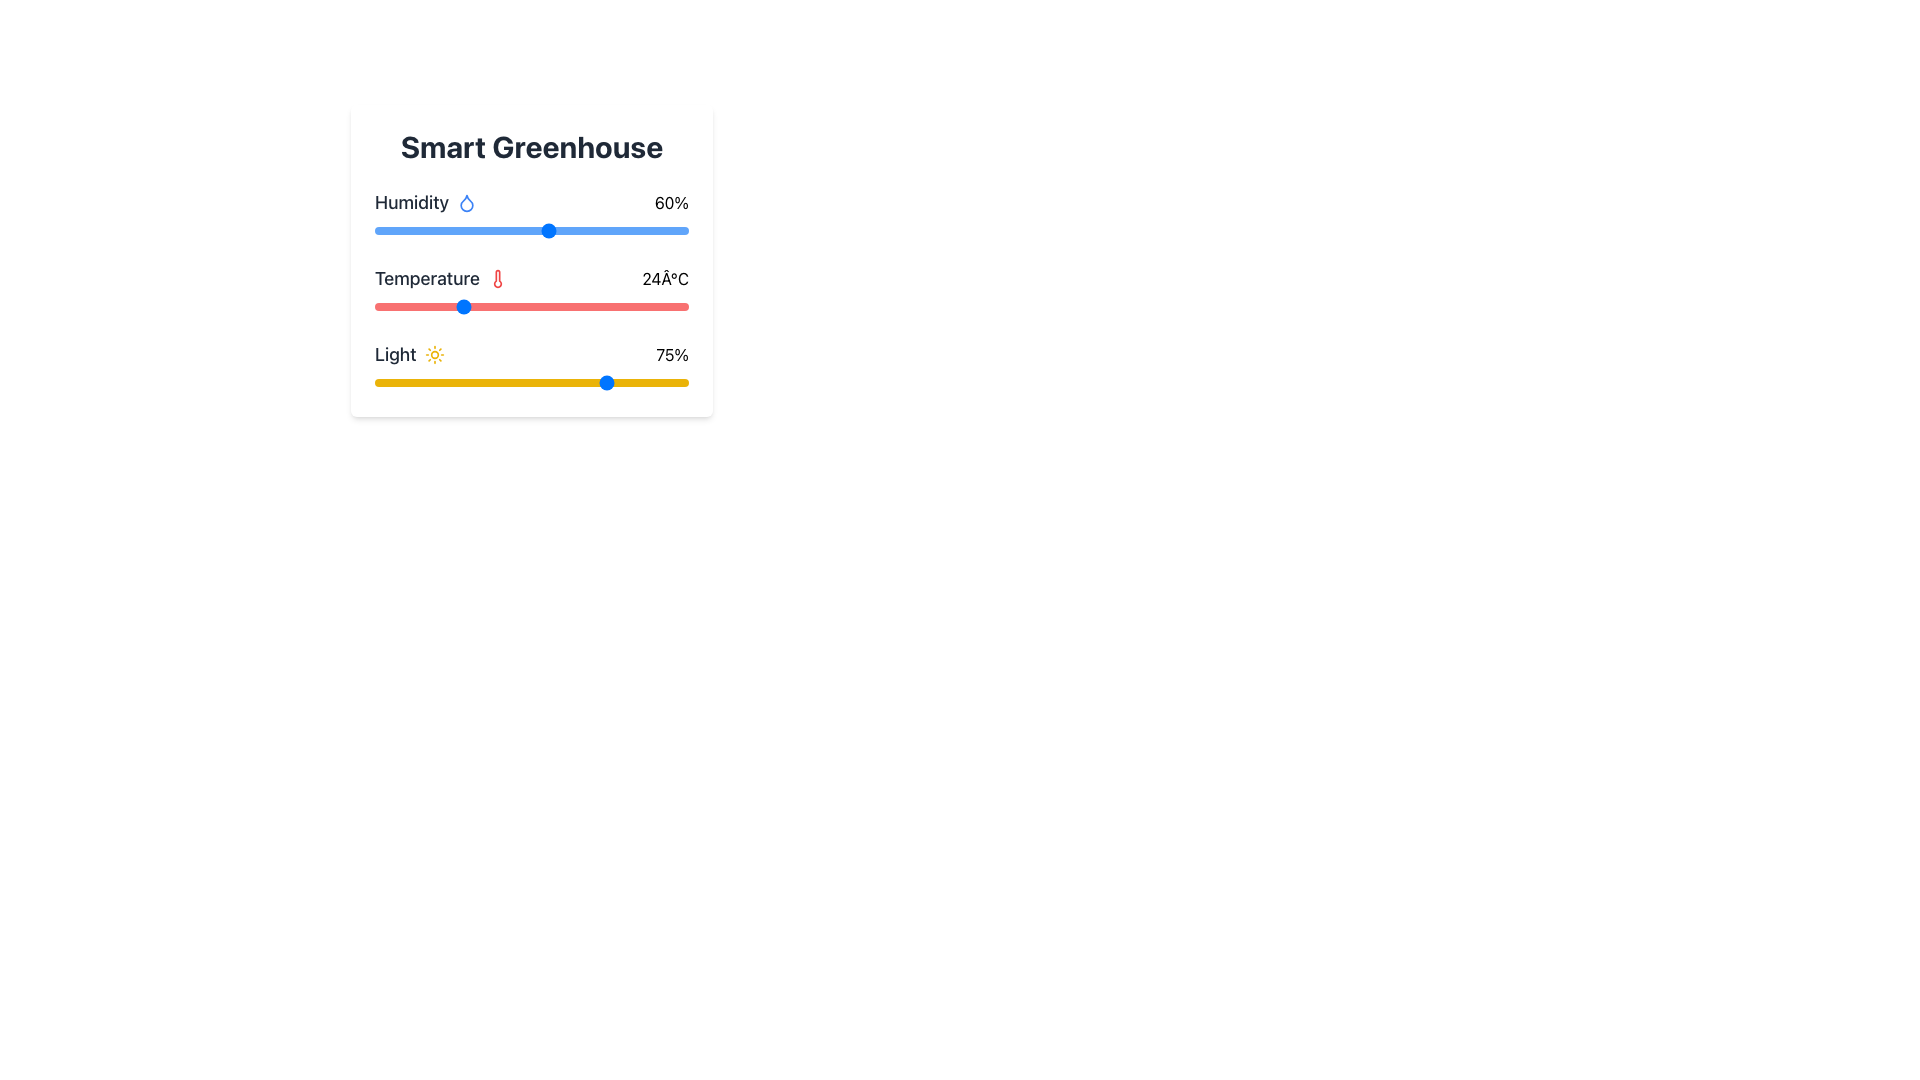 The width and height of the screenshot is (1920, 1080). Describe the element at coordinates (466, 203) in the screenshot. I see `the blue droplet icon associated with the 'Humidity' label in the Smart Greenhouse interface` at that location.